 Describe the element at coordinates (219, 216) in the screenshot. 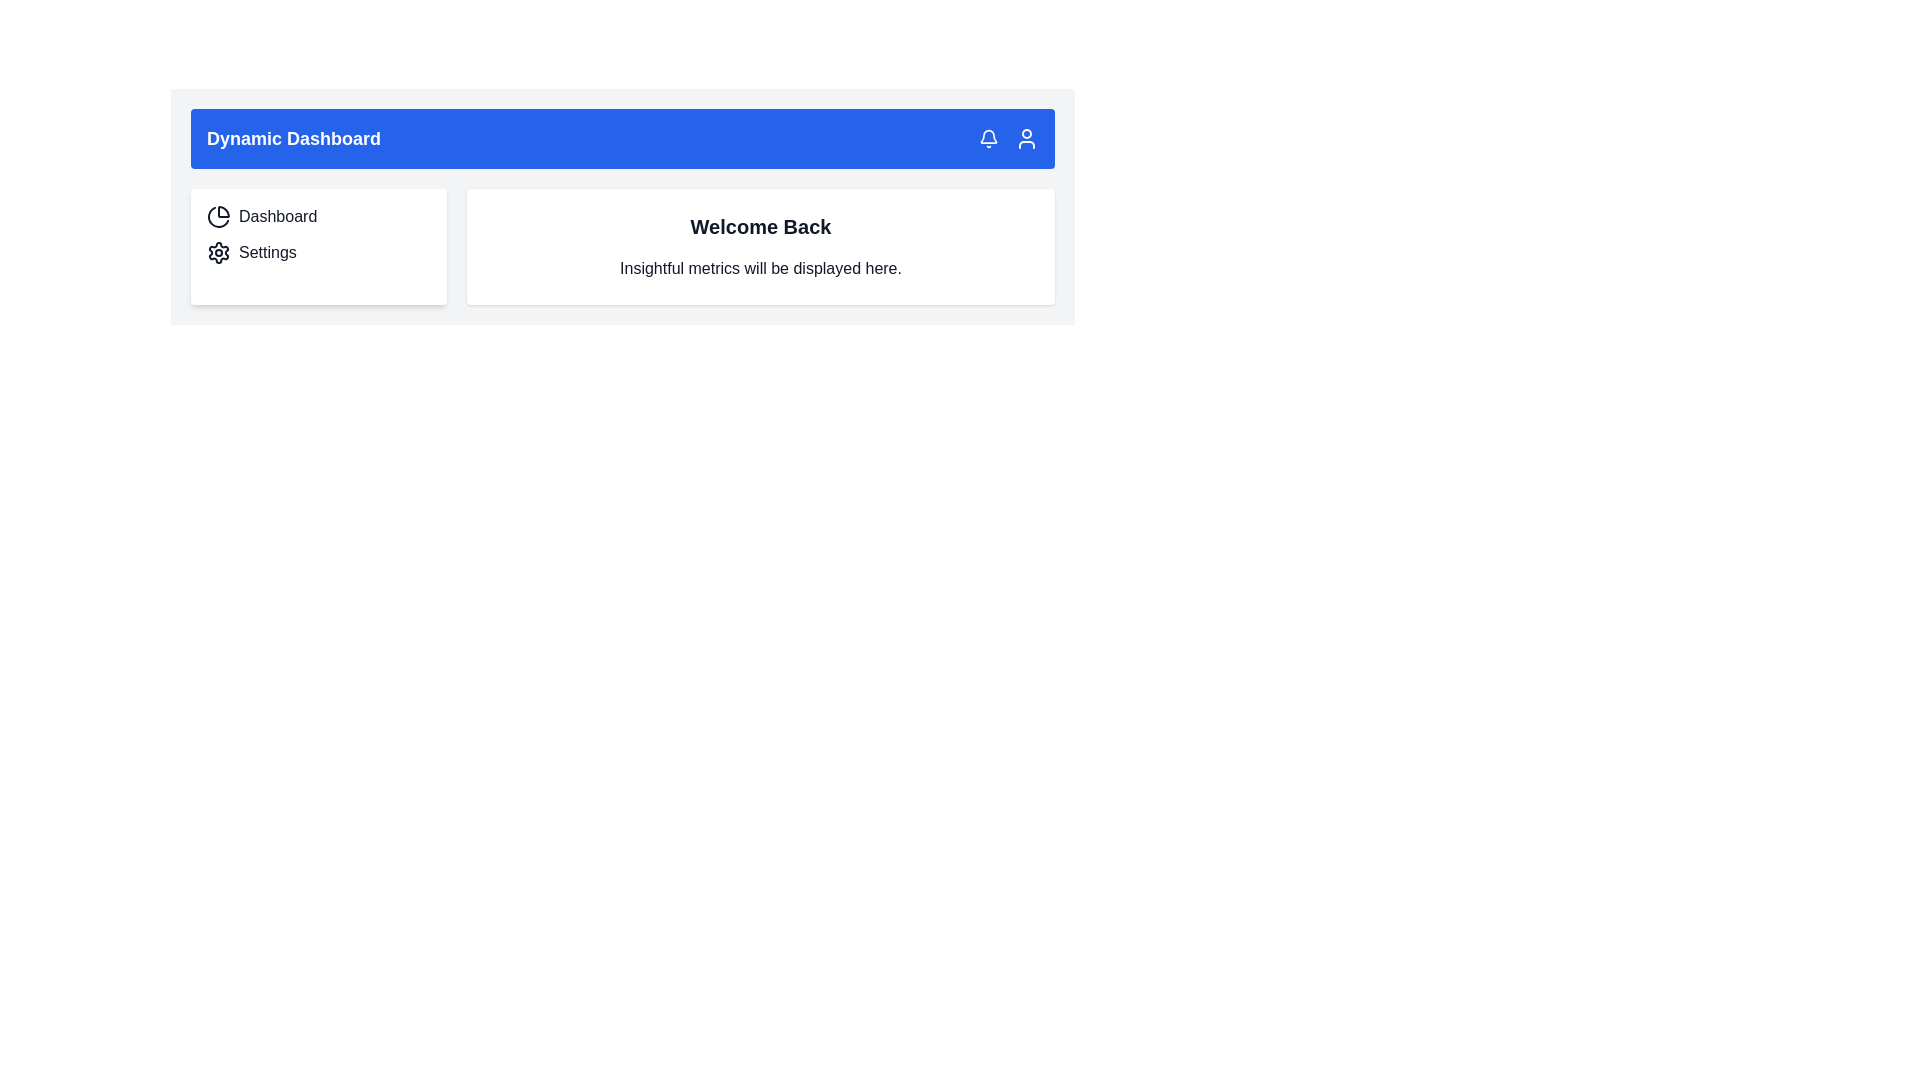

I see `the 'Dashboard' button, which visually represents the 'Dashboard' section and is located underneath the blue header bar` at that location.